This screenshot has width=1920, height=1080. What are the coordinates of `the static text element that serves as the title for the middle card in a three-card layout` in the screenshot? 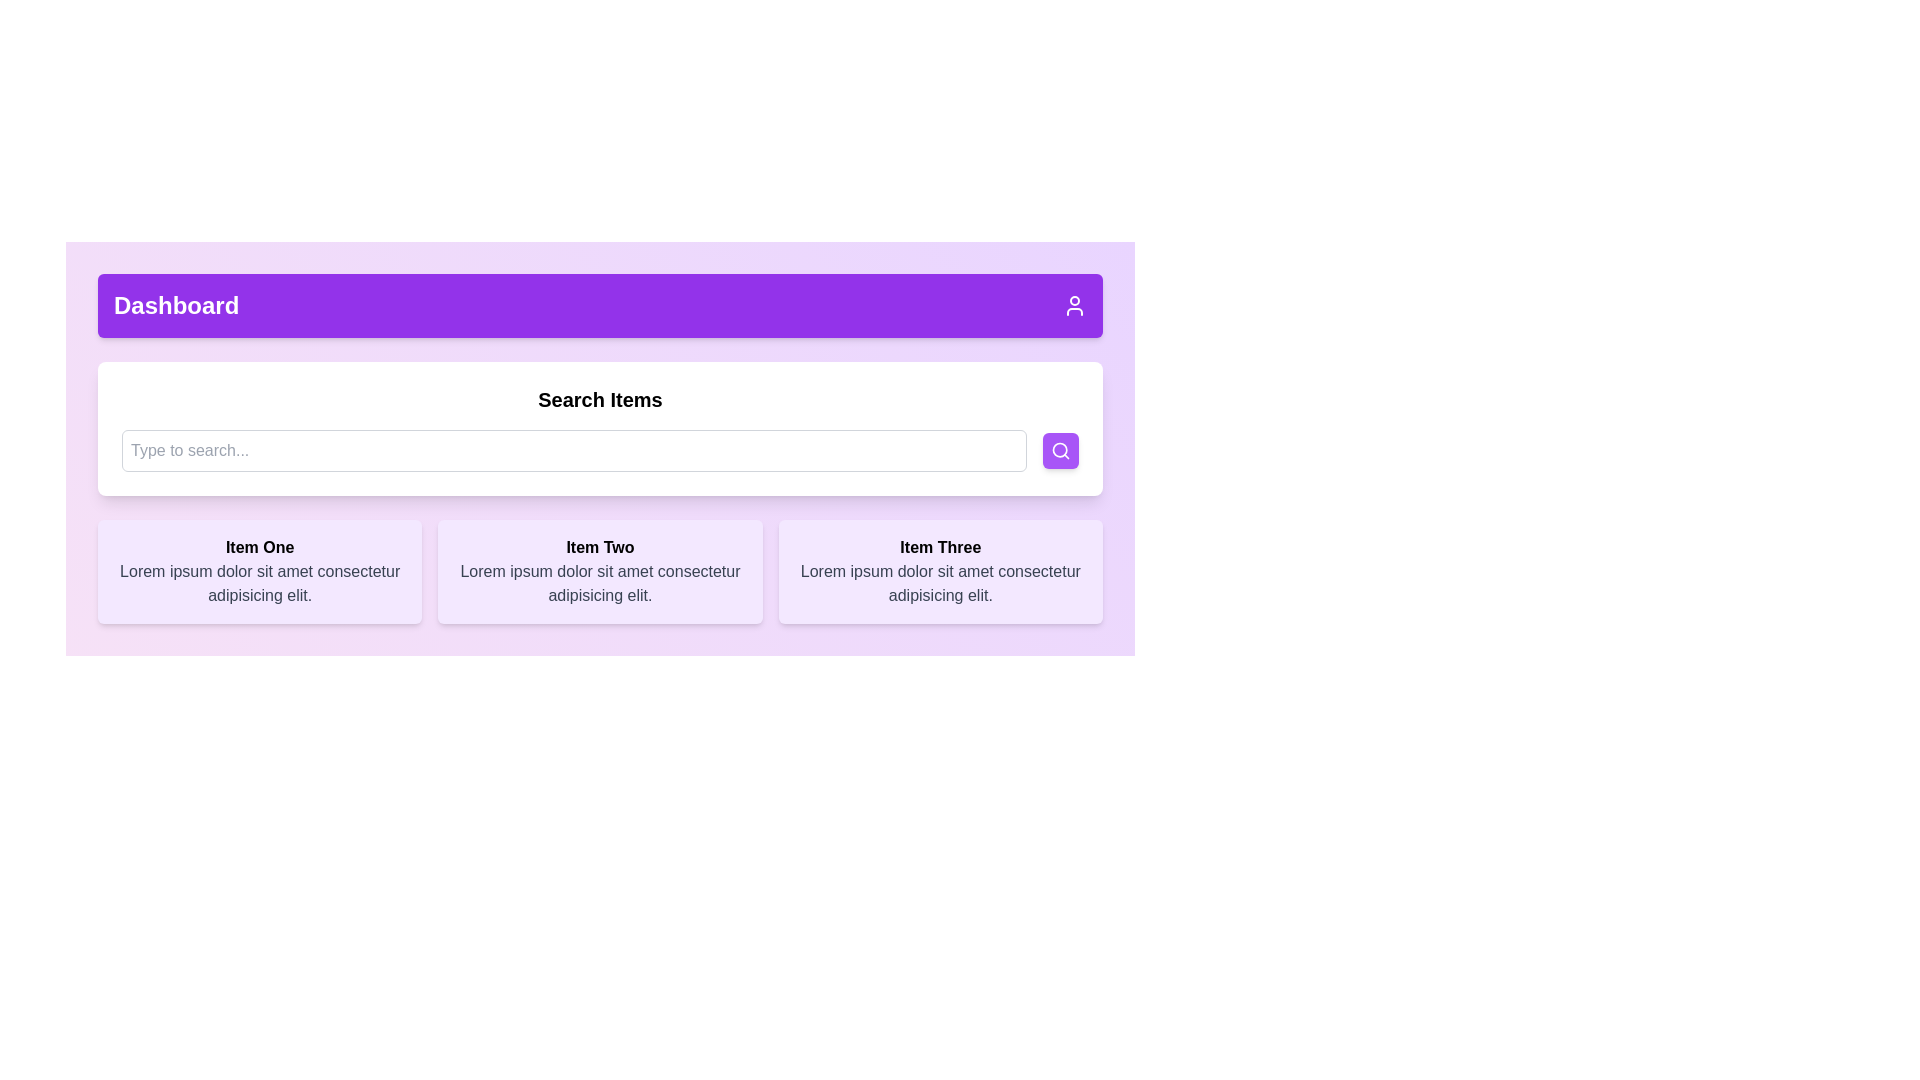 It's located at (599, 547).